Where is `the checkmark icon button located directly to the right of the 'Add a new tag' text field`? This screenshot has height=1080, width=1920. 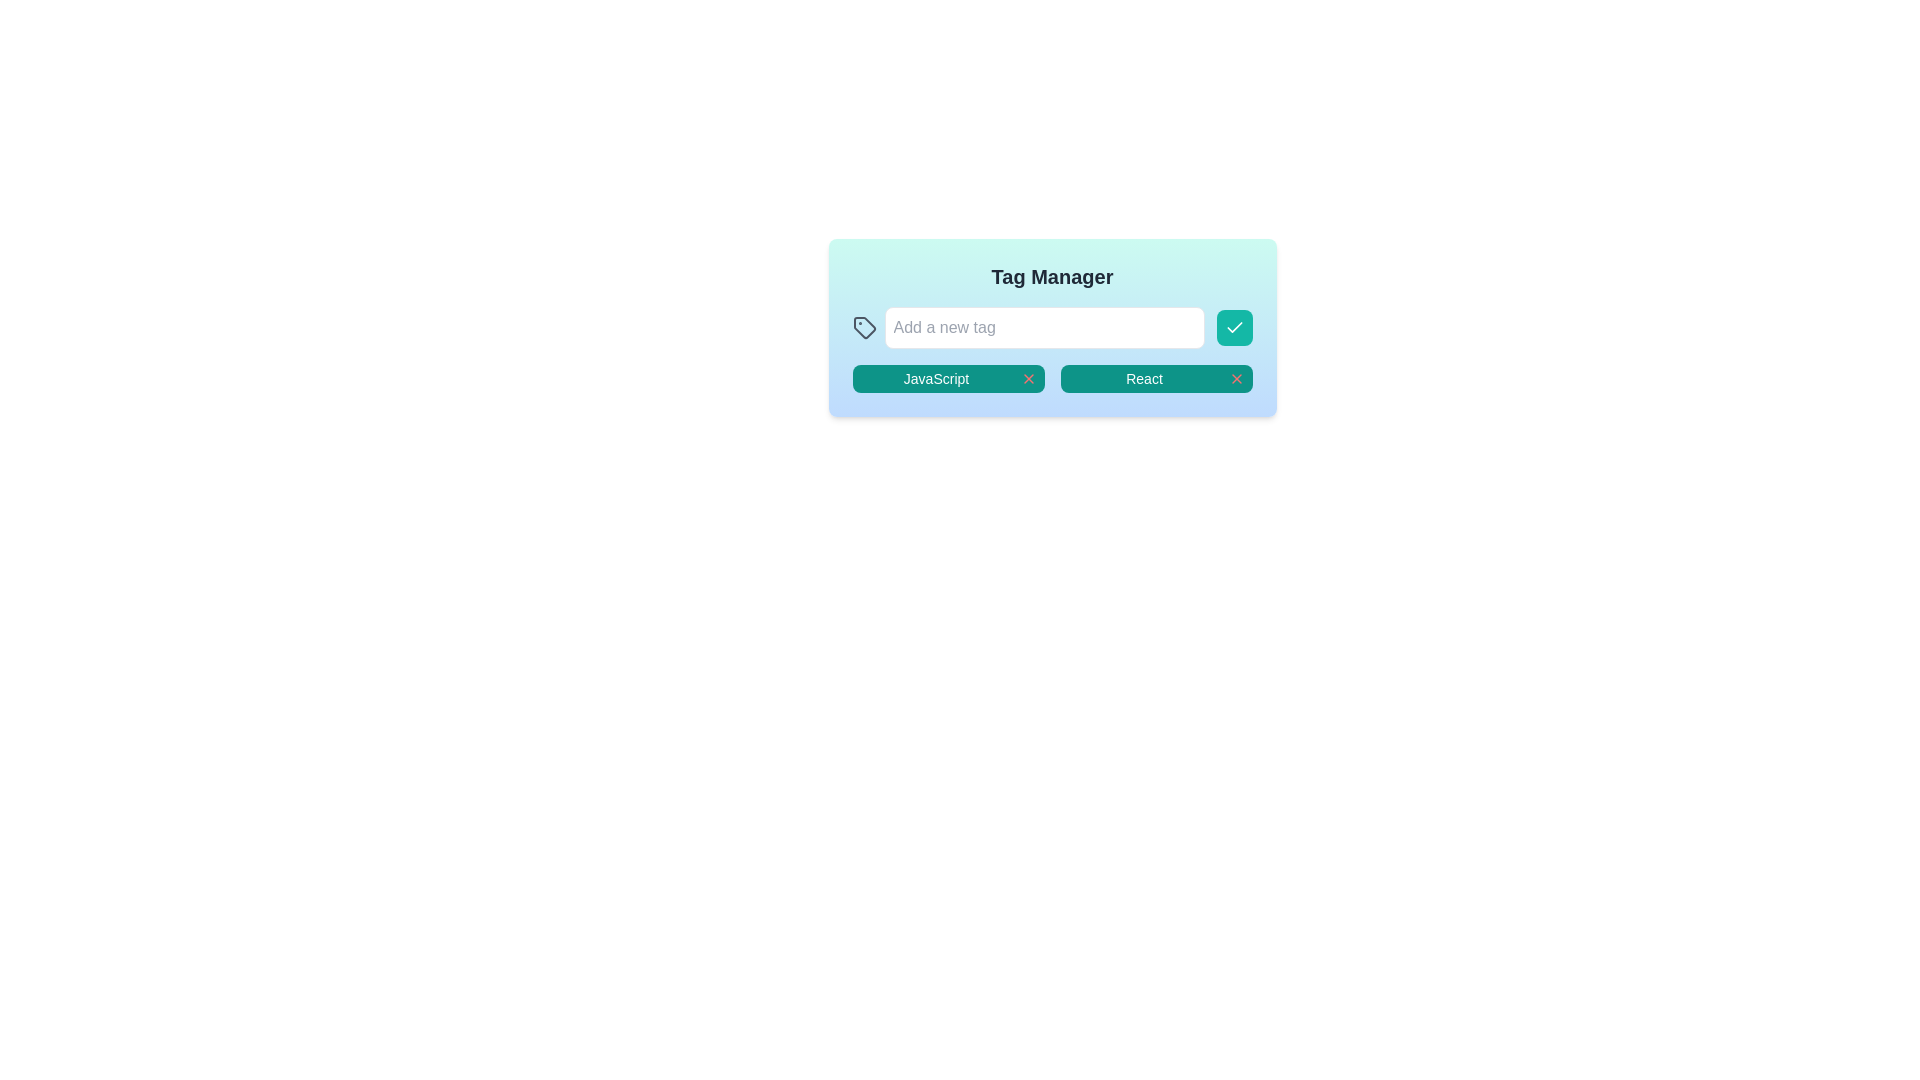
the checkmark icon button located directly to the right of the 'Add a new tag' text field is located at coordinates (1233, 326).